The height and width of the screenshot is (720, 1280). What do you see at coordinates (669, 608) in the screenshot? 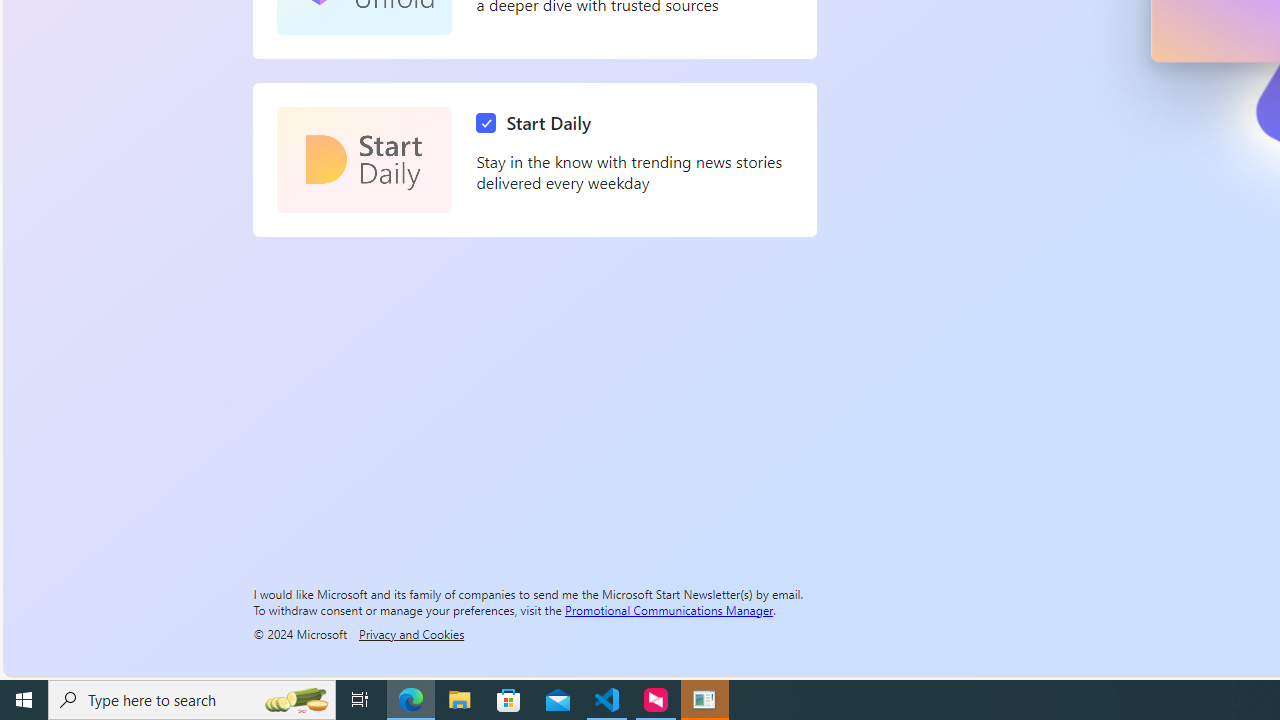
I see `'Promotional Communications Manager'` at bounding box center [669, 608].